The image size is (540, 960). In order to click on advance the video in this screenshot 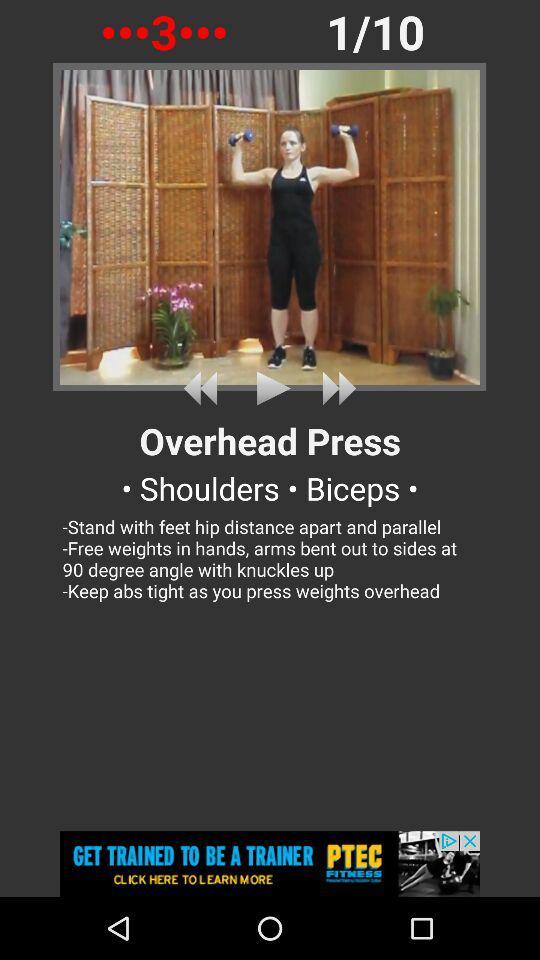, I will do `click(335, 387)`.